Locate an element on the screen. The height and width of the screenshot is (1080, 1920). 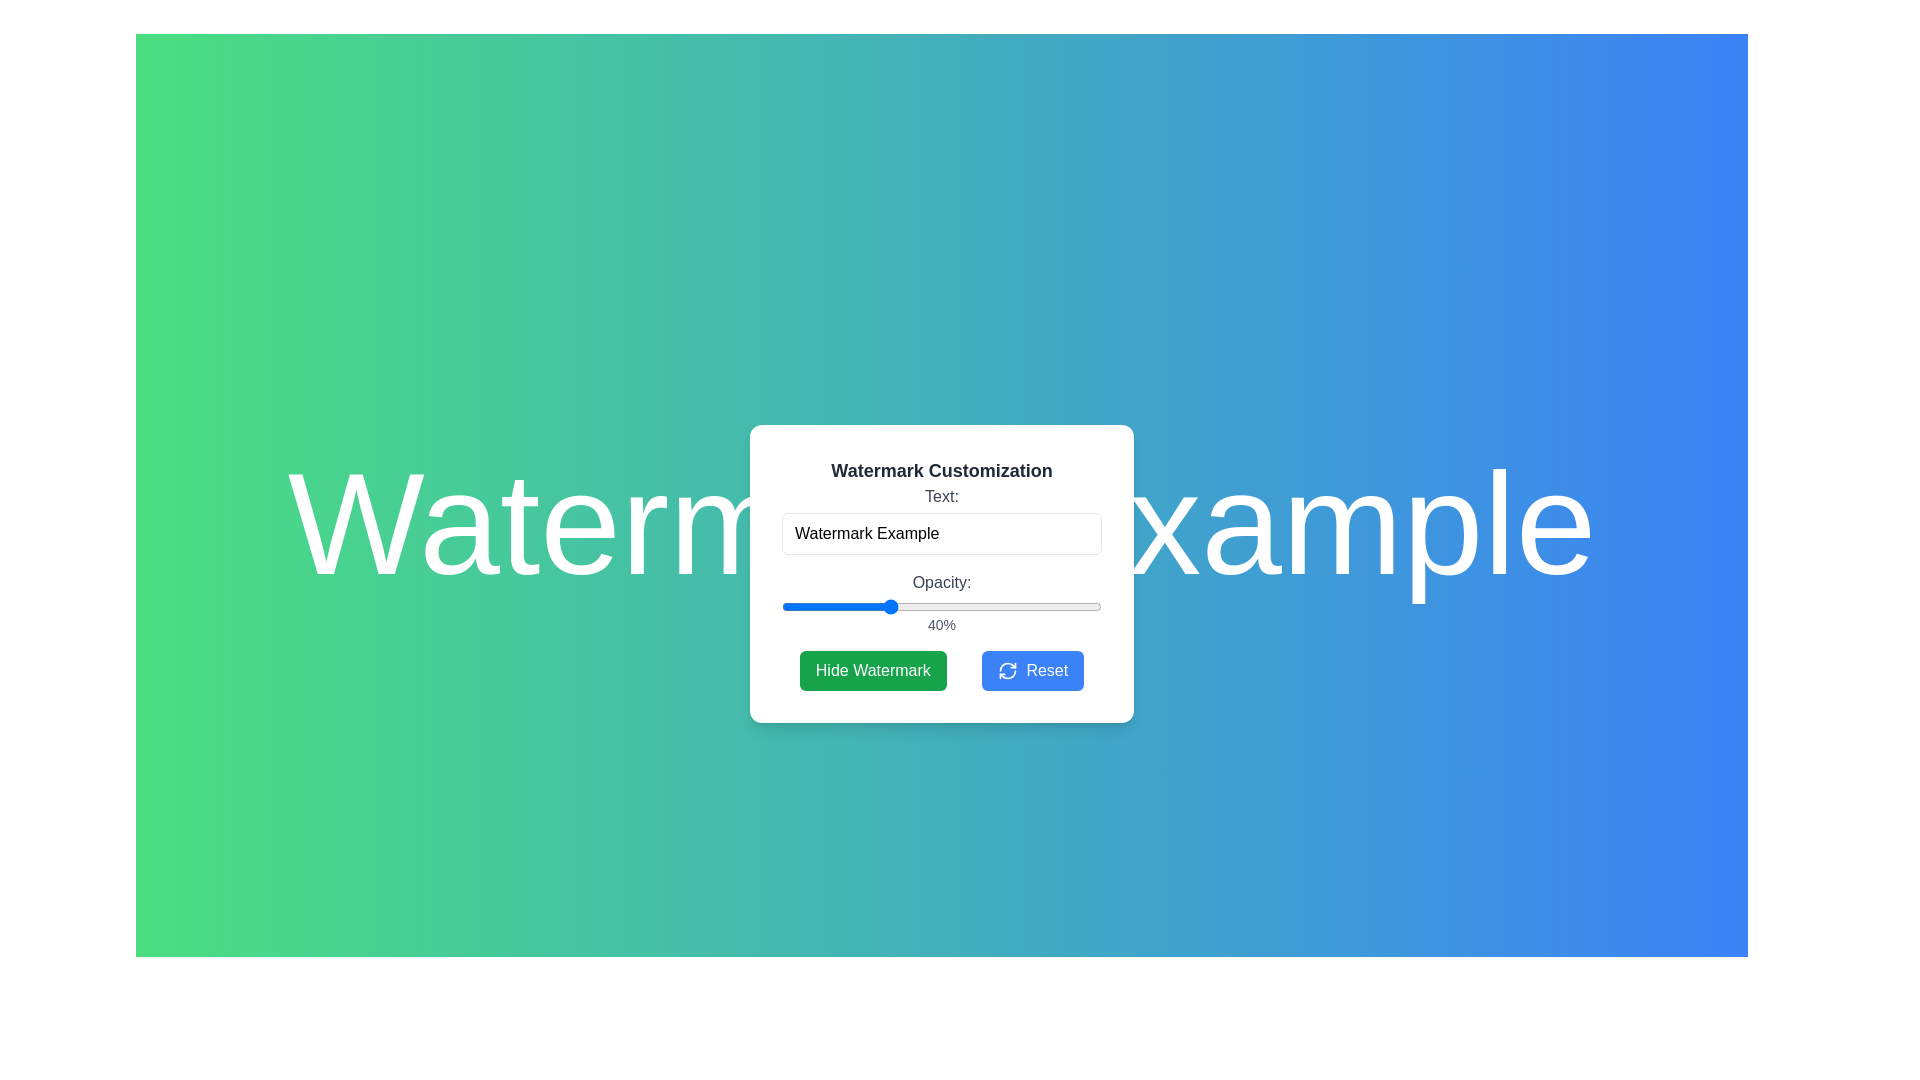
opacity is located at coordinates (838, 605).